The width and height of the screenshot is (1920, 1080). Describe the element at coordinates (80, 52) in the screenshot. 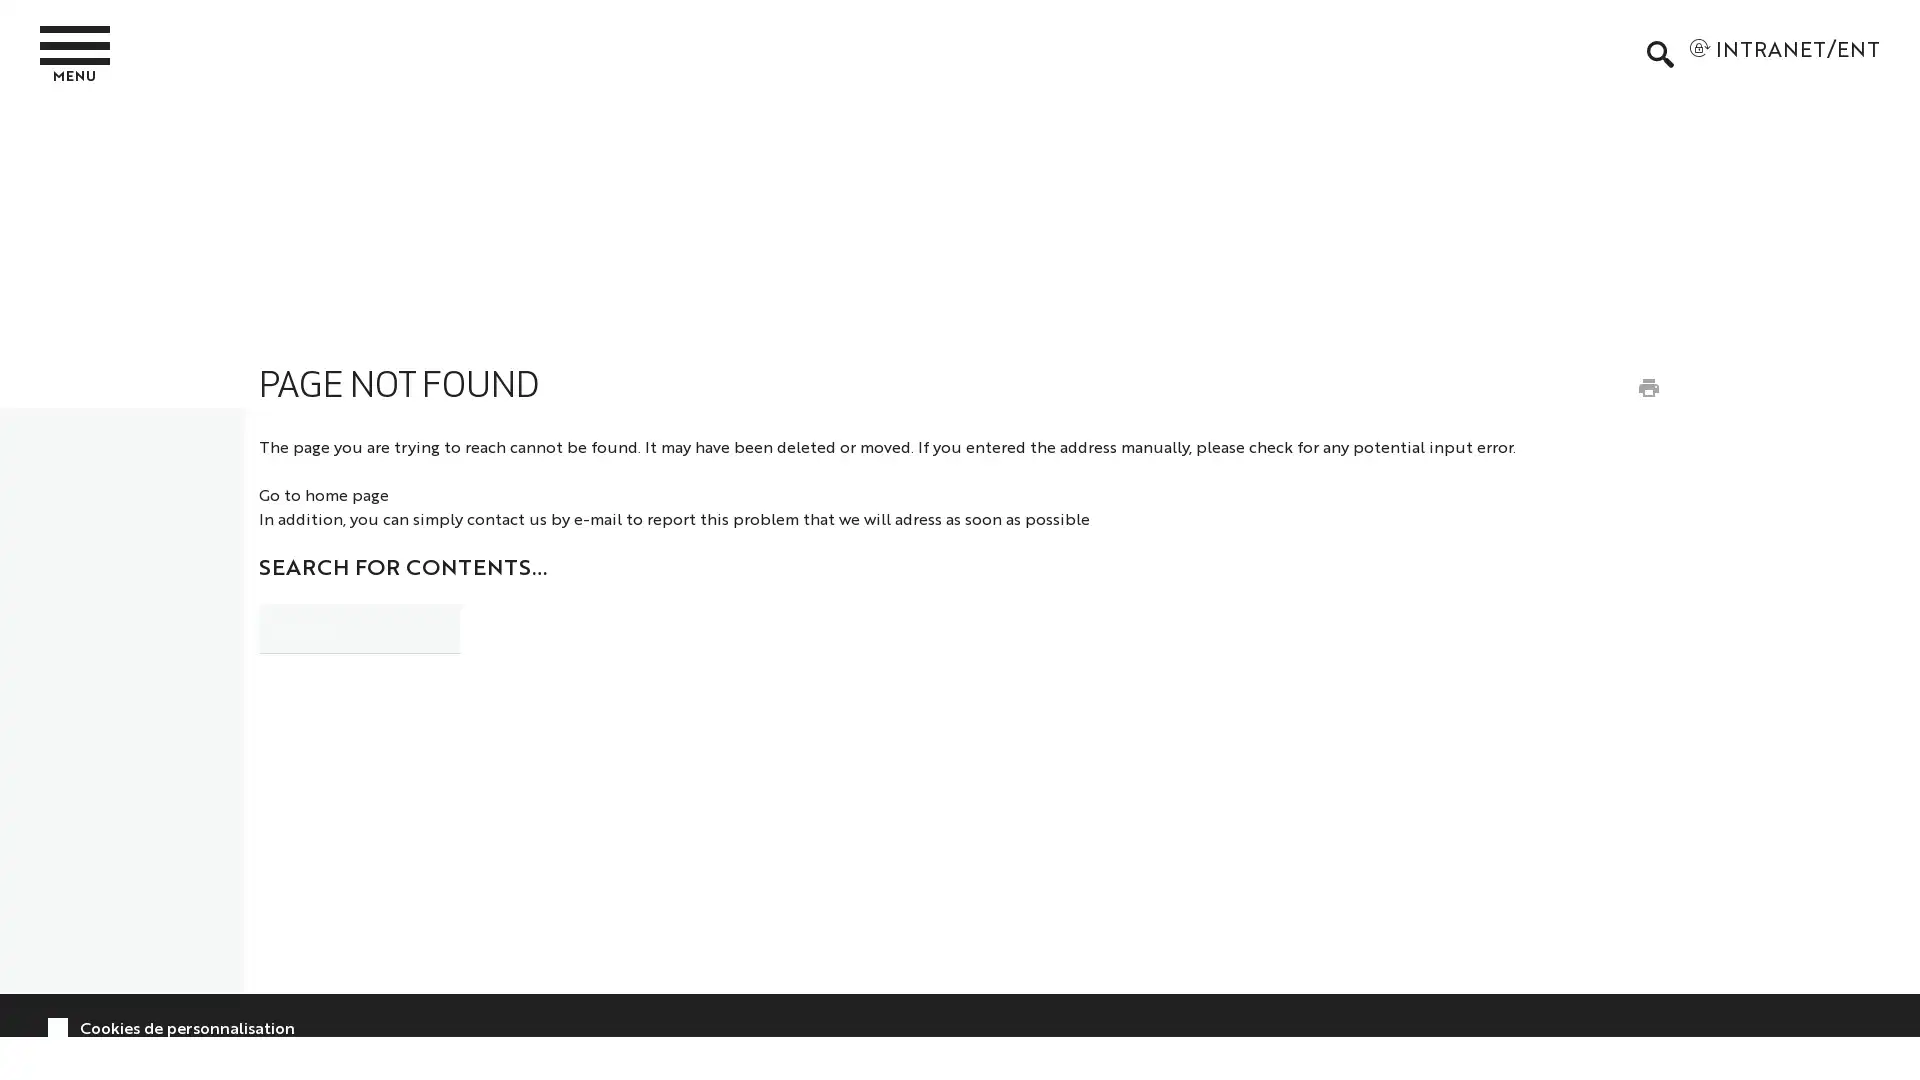

I see `OPEN MENU MENU` at that location.